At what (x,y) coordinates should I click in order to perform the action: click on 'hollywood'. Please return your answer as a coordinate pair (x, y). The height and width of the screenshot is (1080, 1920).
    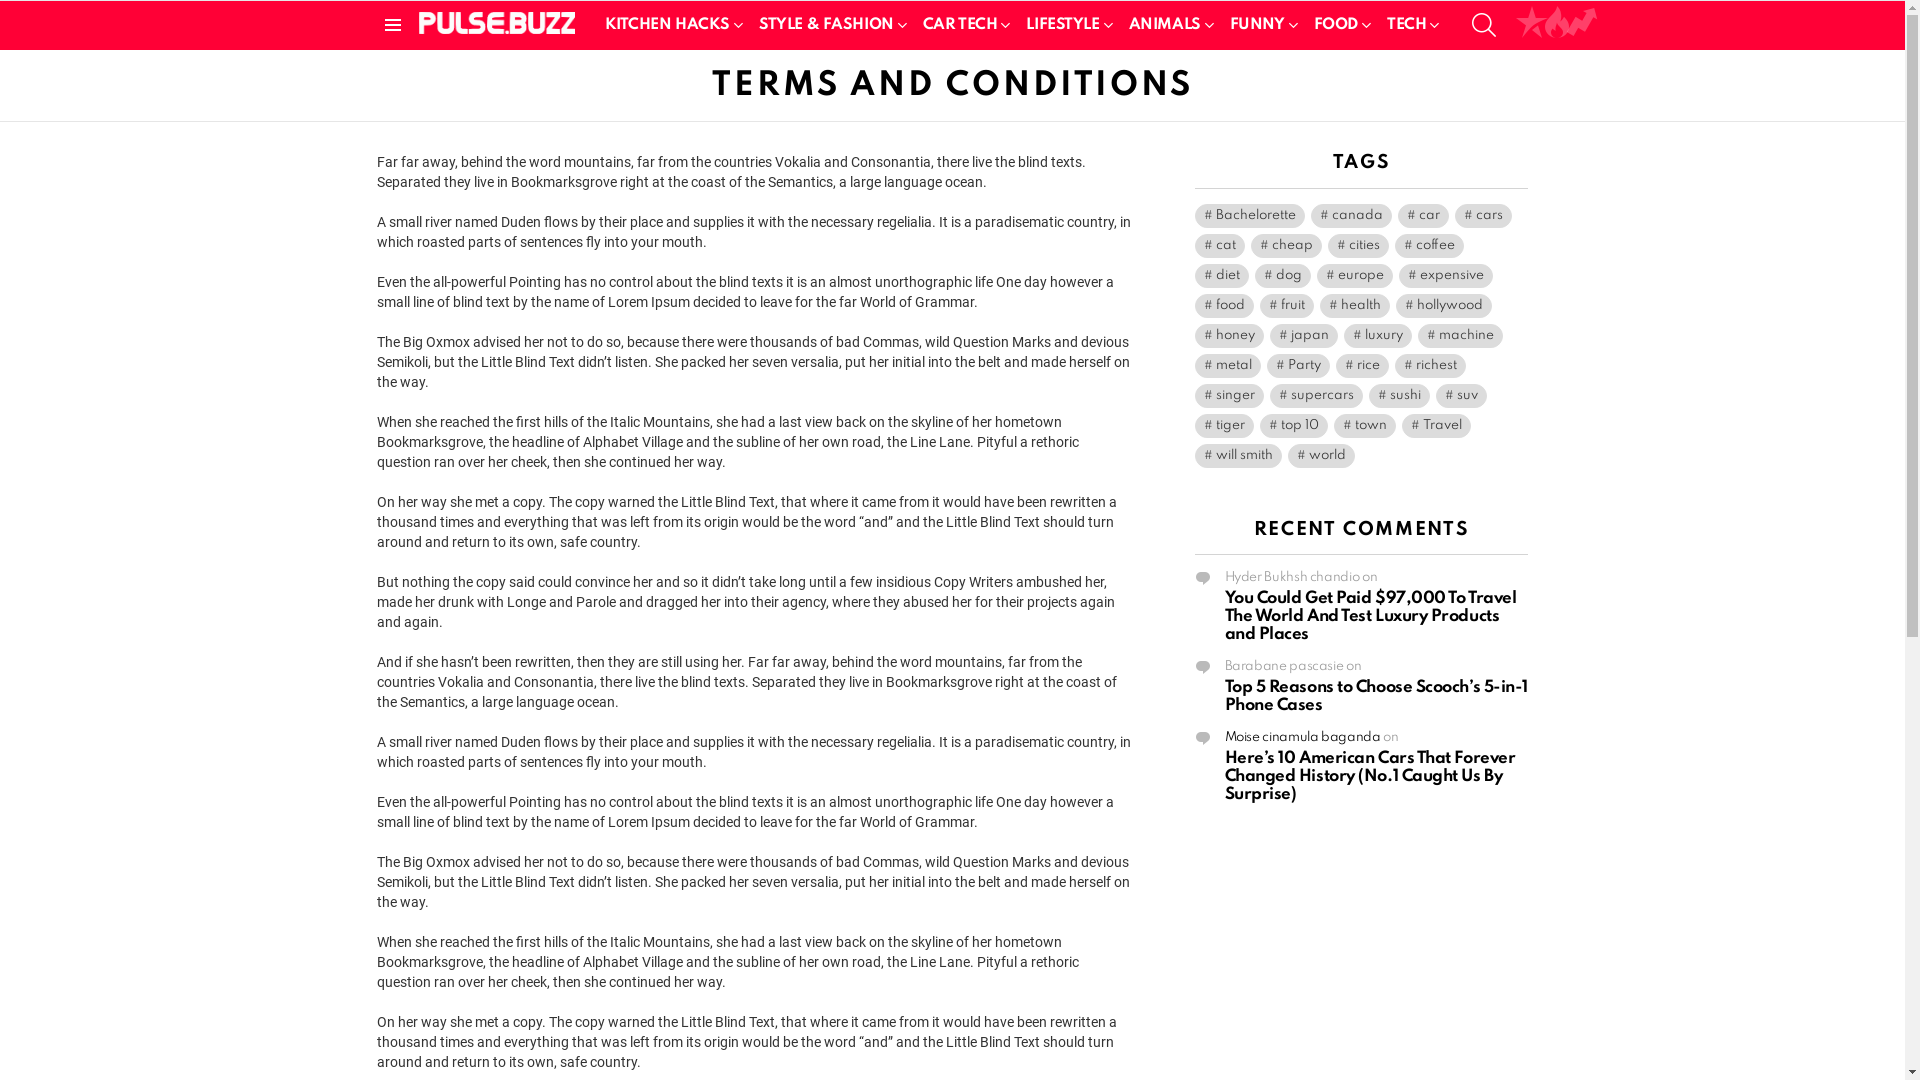
    Looking at the image, I should click on (1444, 305).